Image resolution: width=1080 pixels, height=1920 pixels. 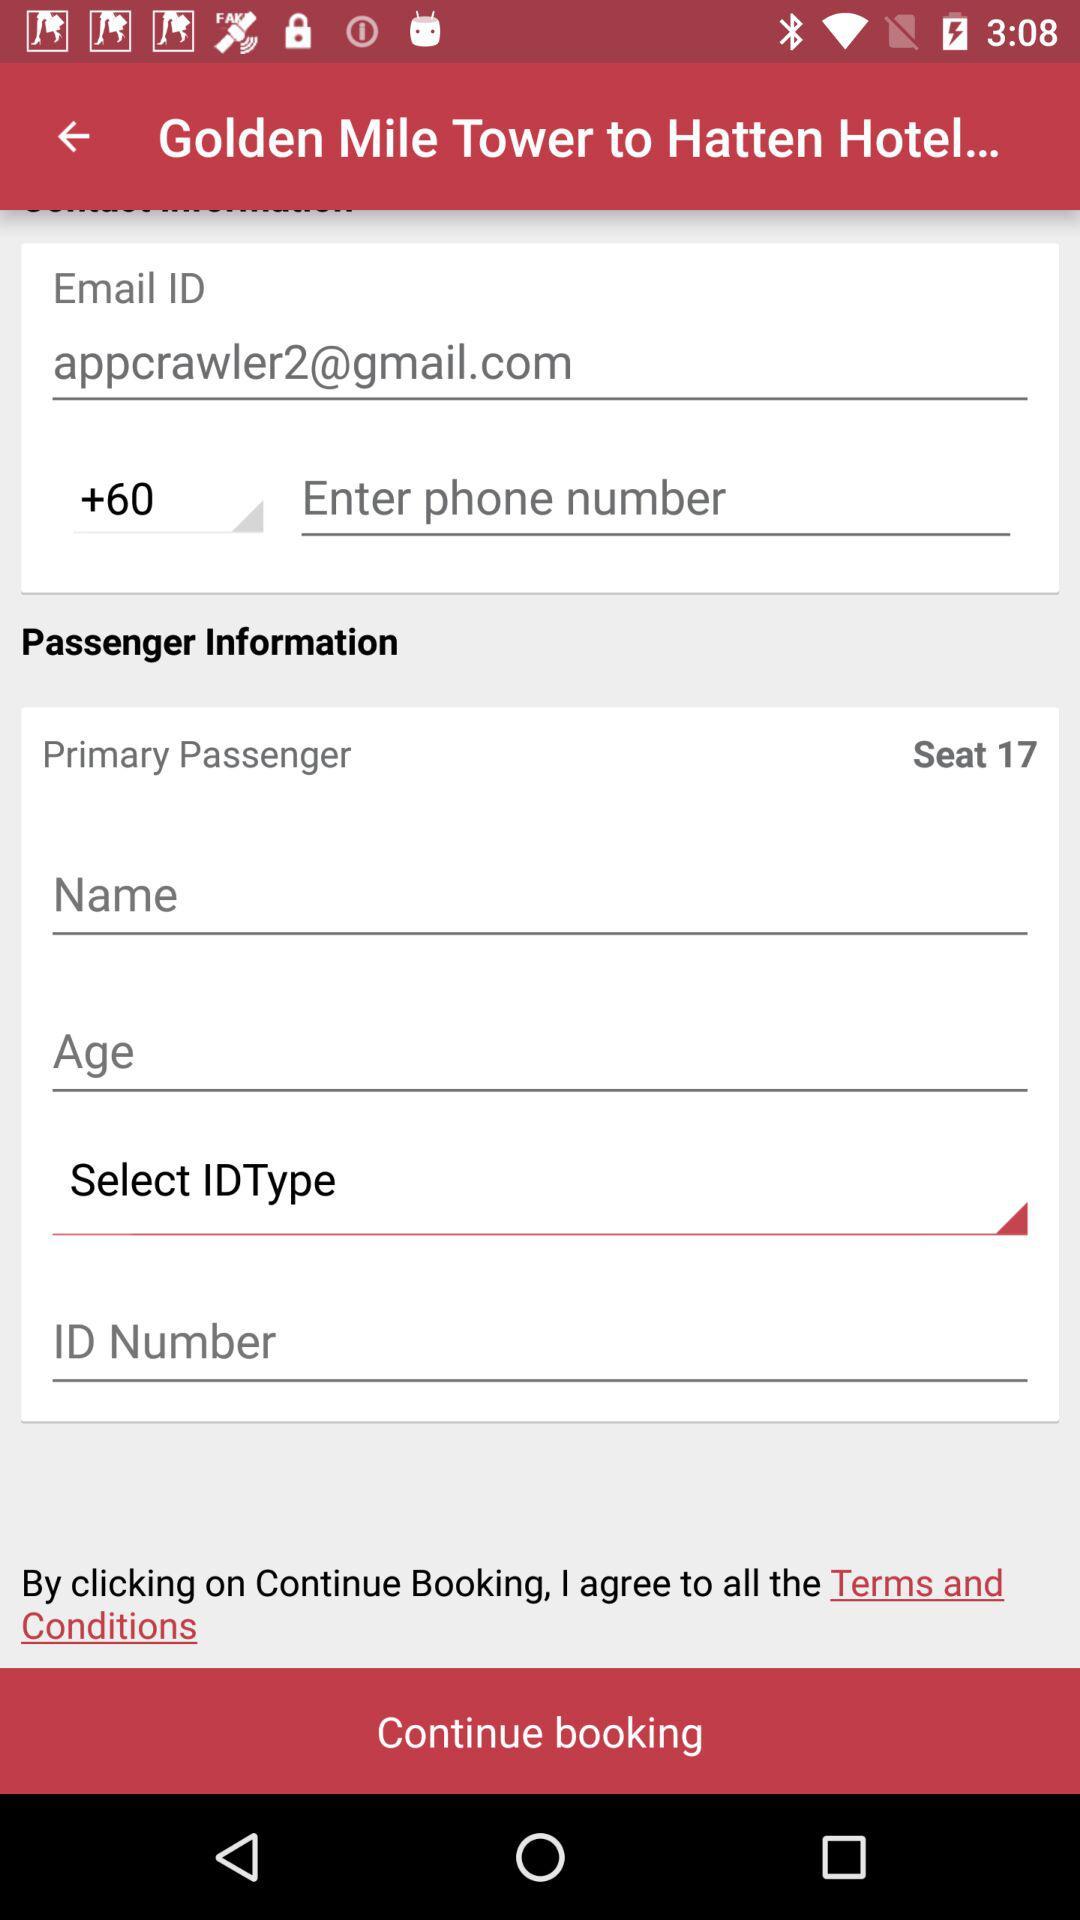 I want to click on by clicking on item, so click(x=540, y=1590).